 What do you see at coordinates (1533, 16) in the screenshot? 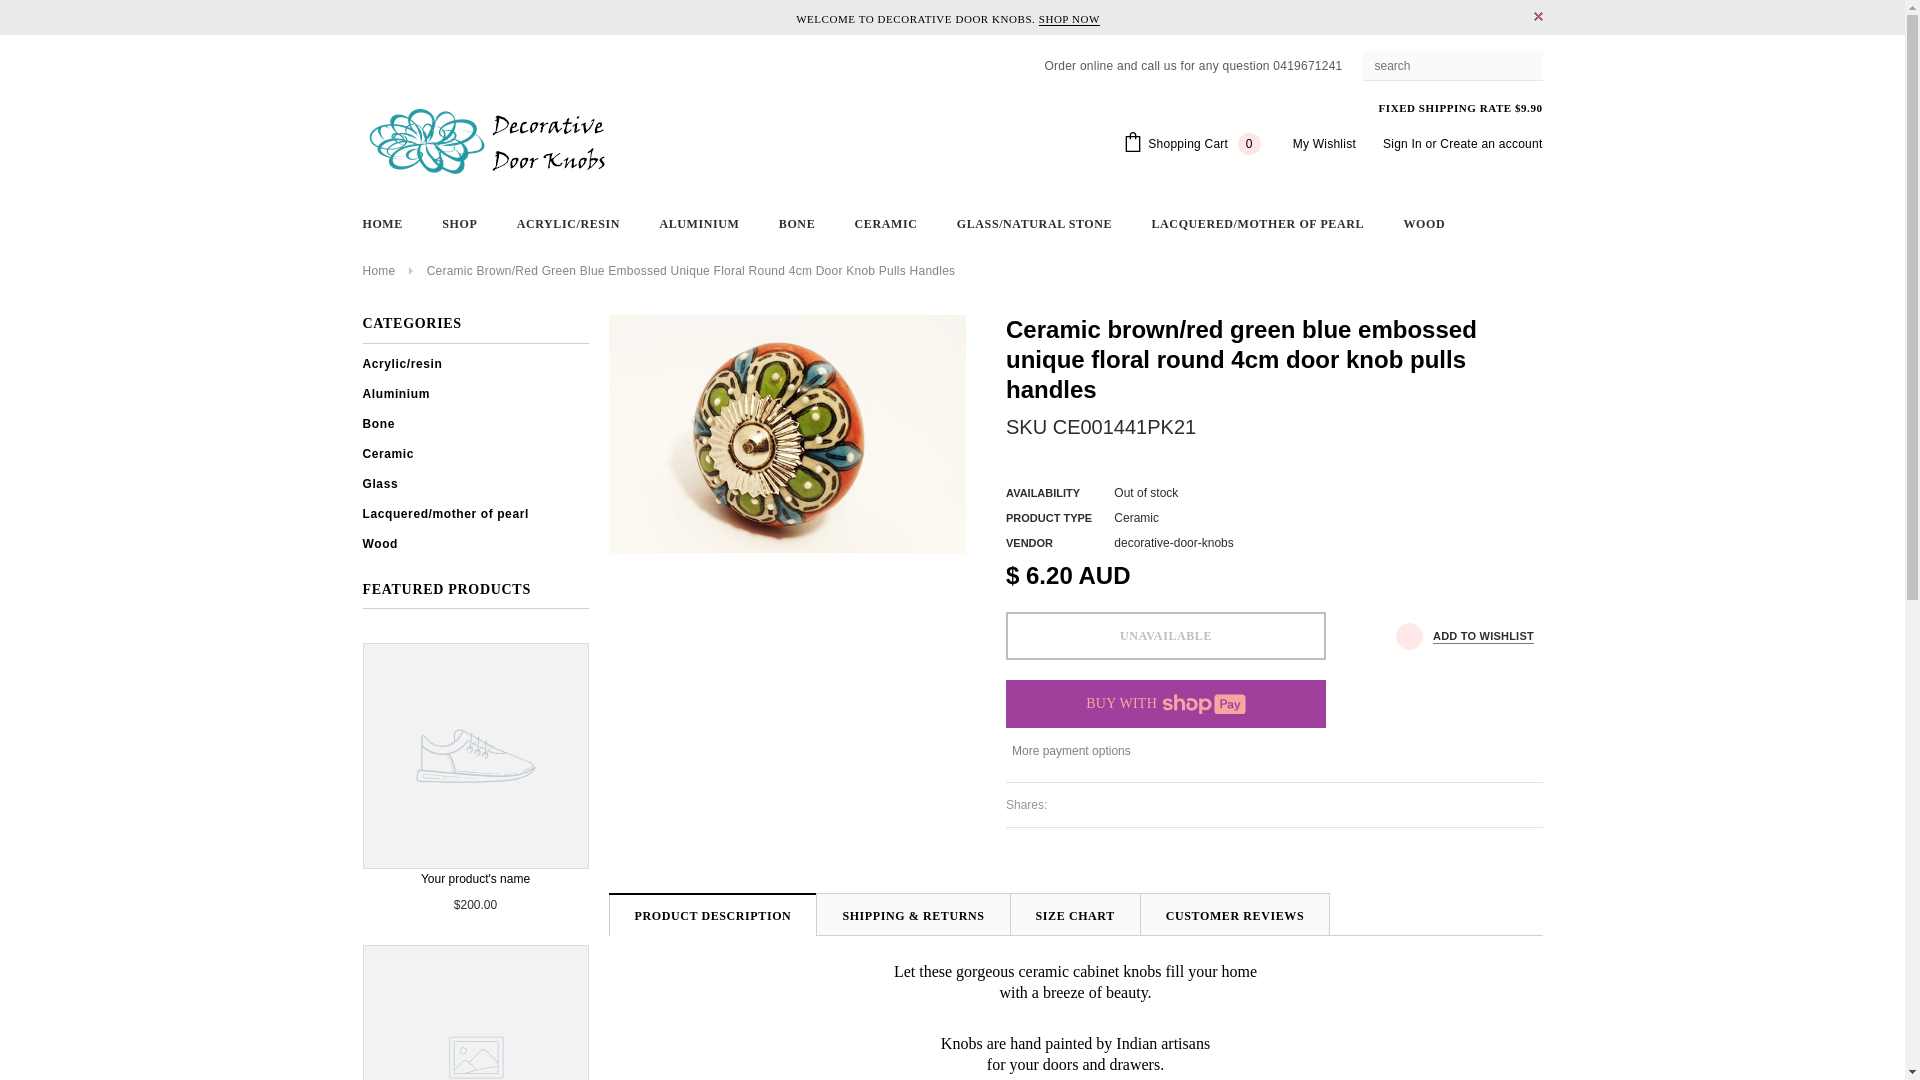
I see `'CLOSE'` at bounding box center [1533, 16].